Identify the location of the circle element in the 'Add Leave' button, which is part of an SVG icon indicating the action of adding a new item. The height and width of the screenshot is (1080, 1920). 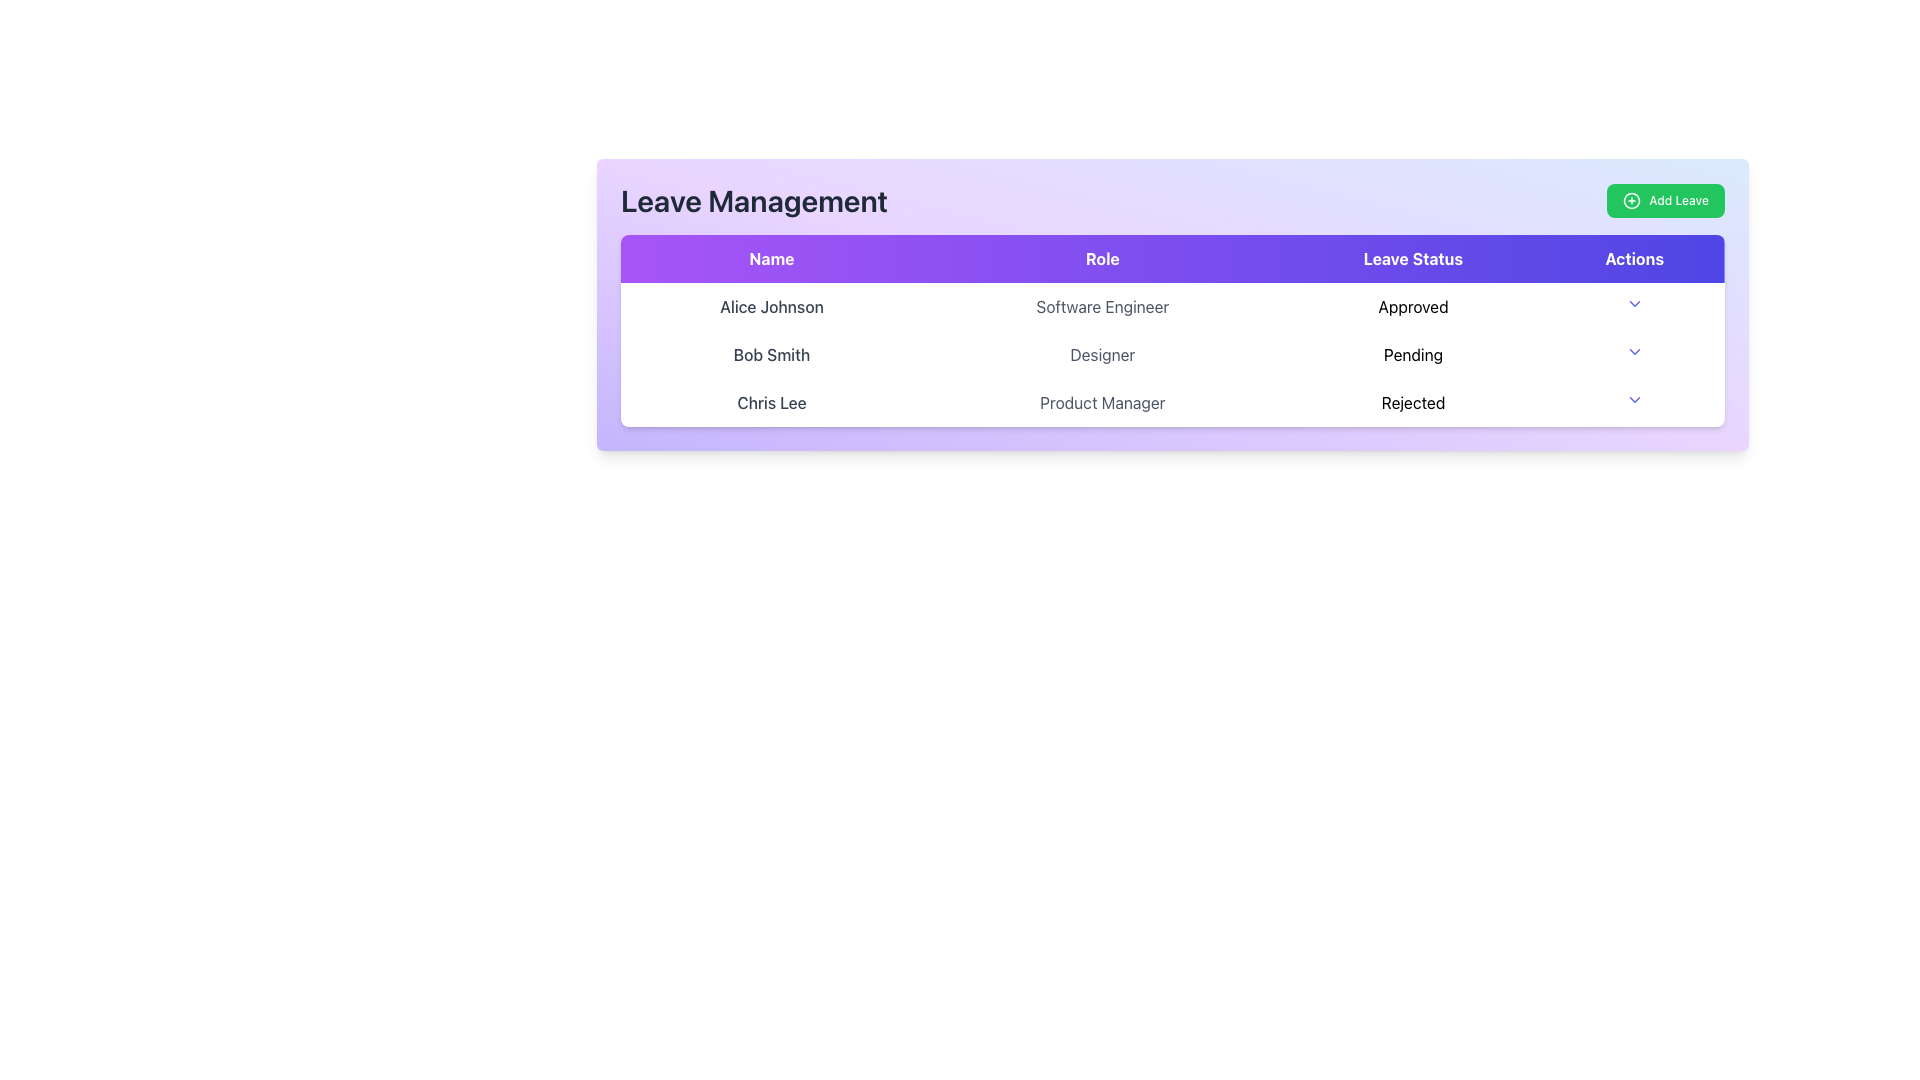
(1632, 200).